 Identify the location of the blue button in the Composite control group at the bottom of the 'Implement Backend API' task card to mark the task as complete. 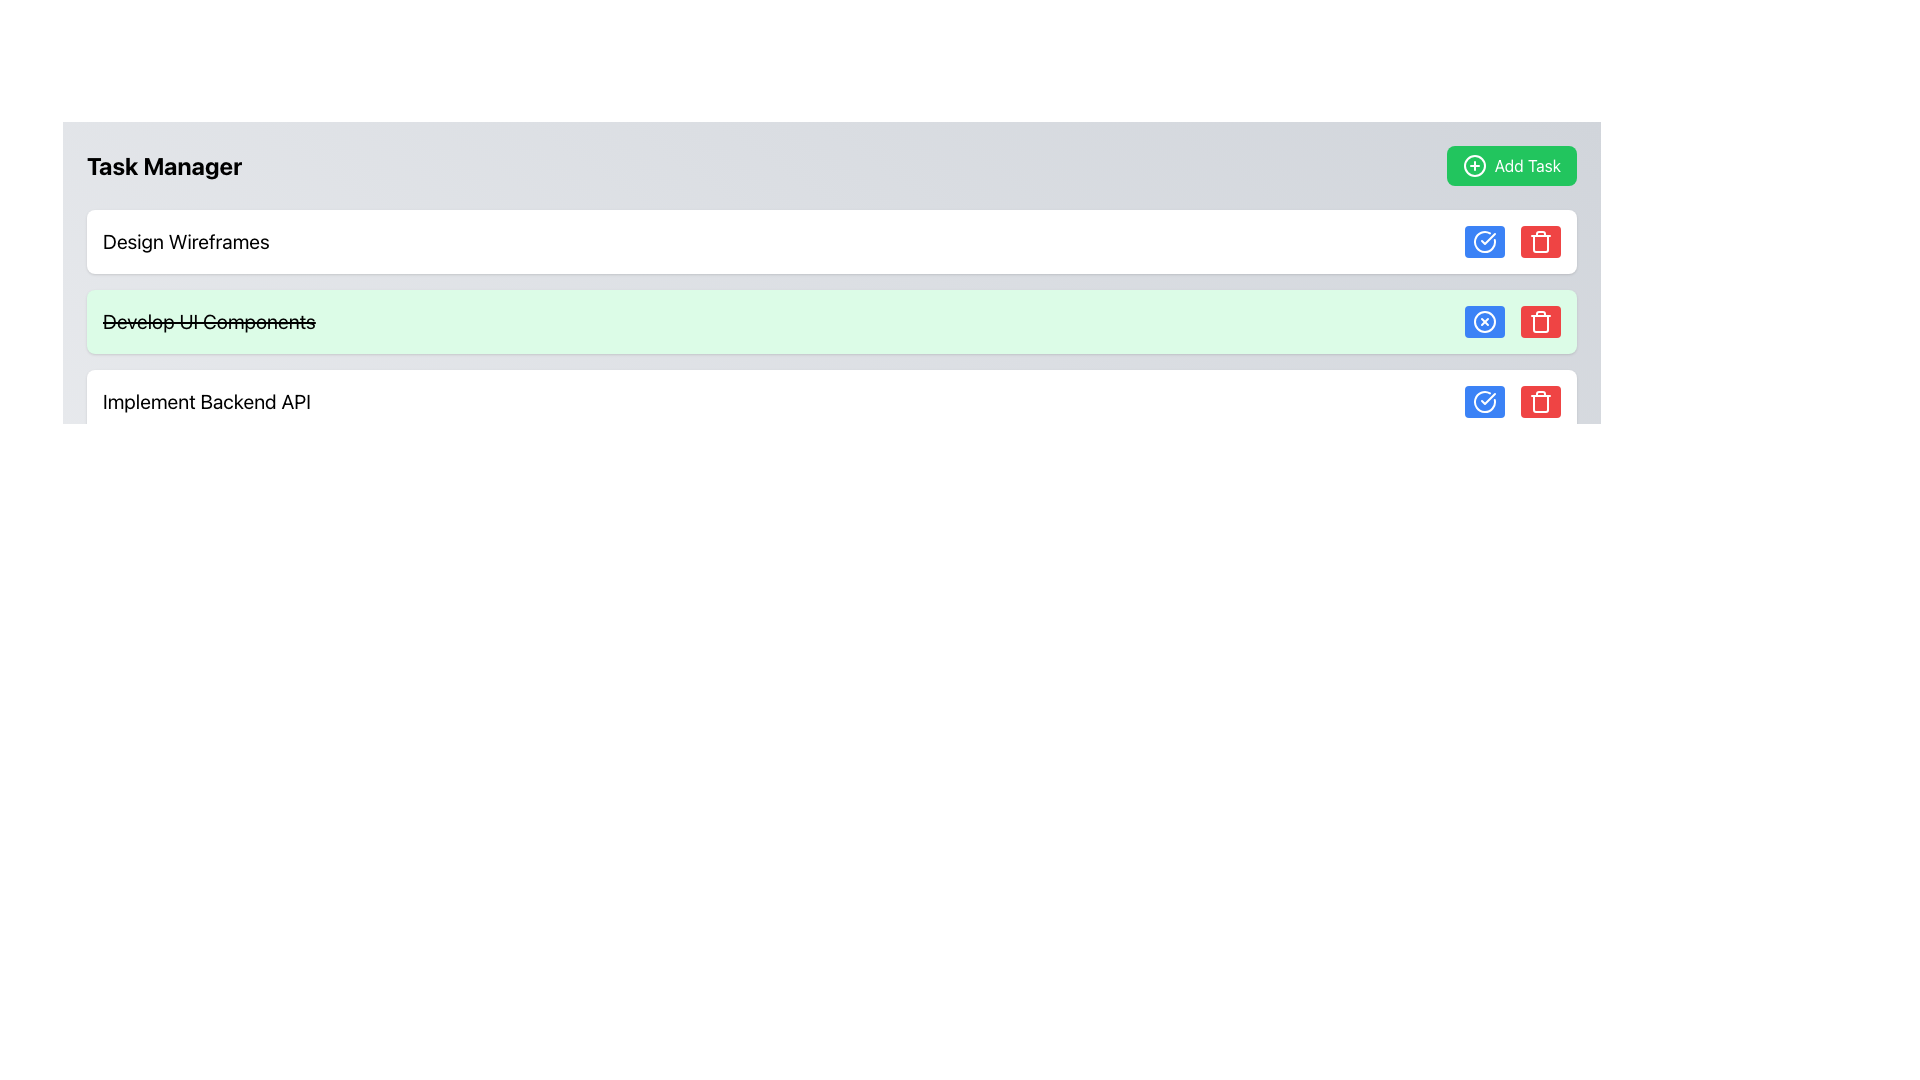
(1512, 401).